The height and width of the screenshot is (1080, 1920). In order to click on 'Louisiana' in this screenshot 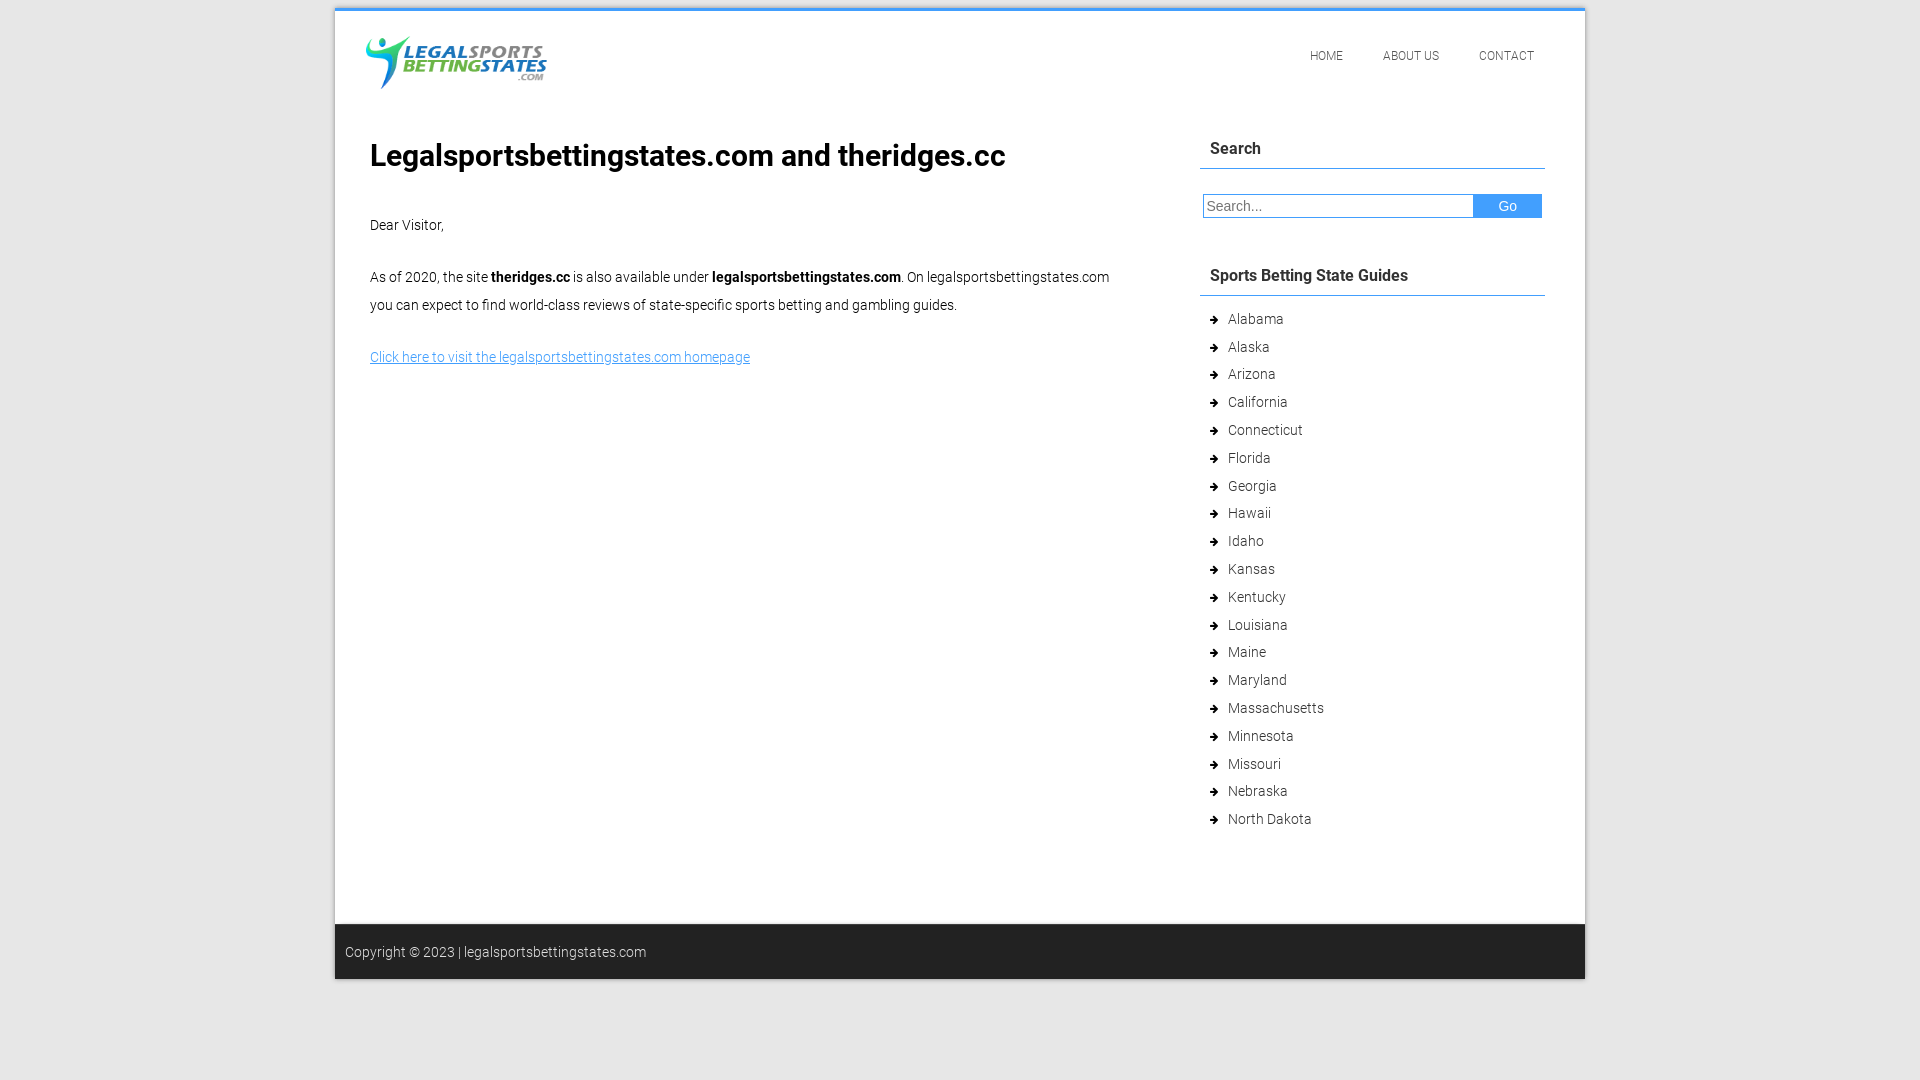, I will do `click(1256, 623)`.